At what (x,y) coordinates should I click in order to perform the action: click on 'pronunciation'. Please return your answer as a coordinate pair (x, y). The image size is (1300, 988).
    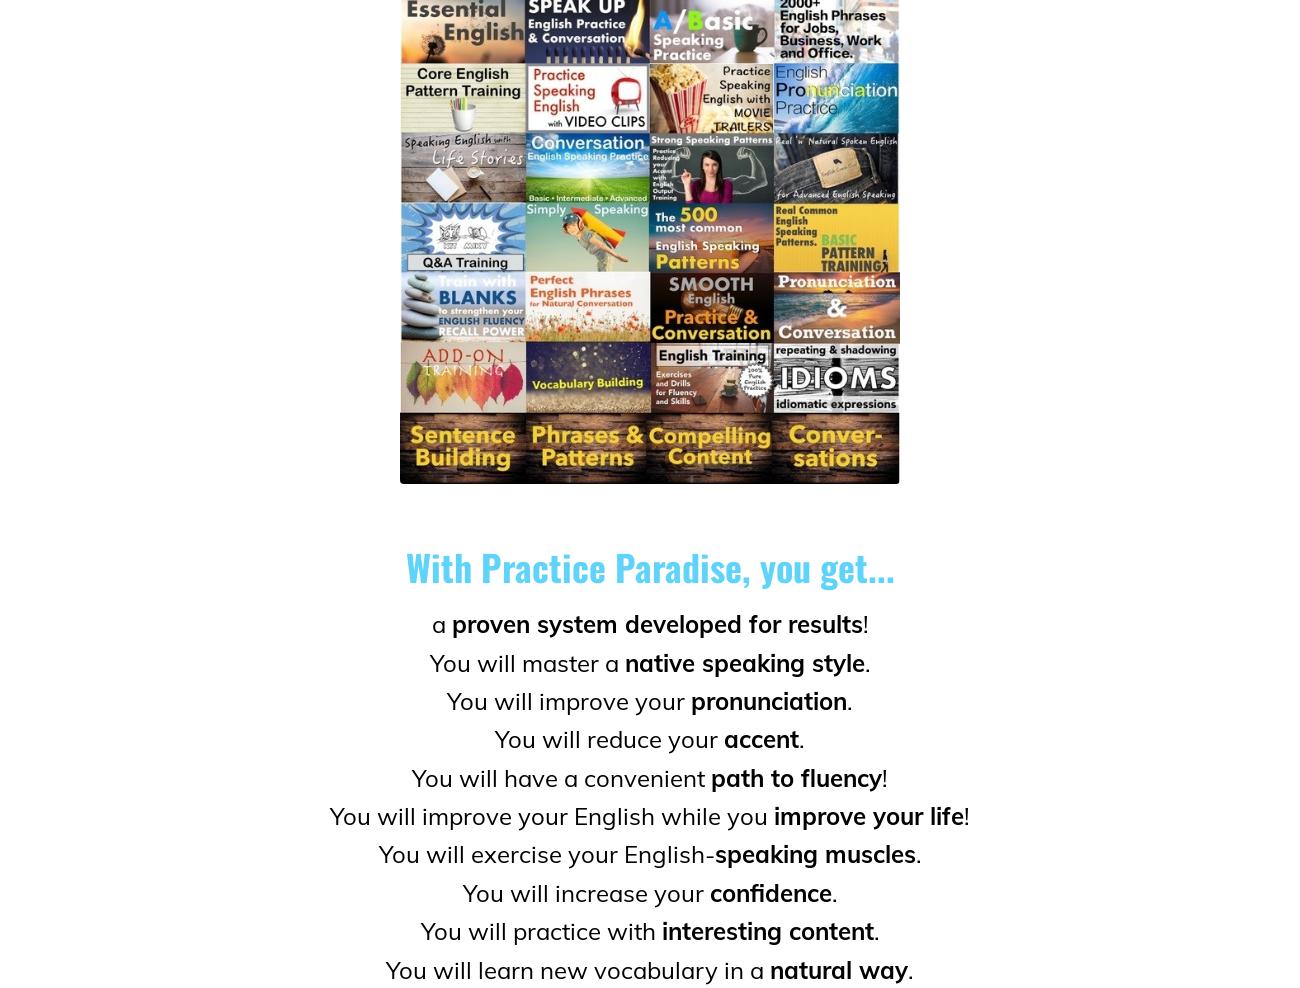
    Looking at the image, I should click on (689, 699).